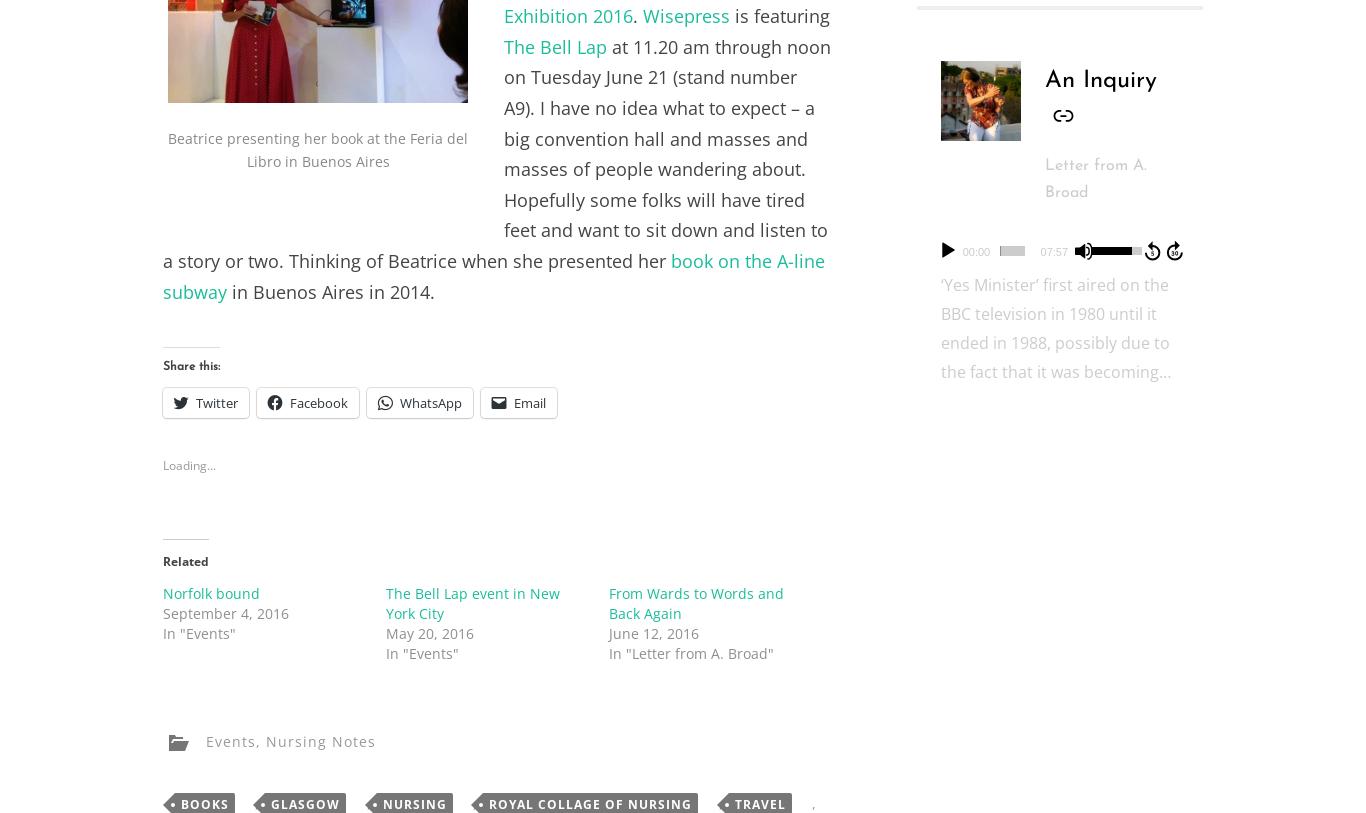 This screenshot has height=813, width=1366. Describe the element at coordinates (779, 15) in the screenshot. I see `'is featuring'` at that location.